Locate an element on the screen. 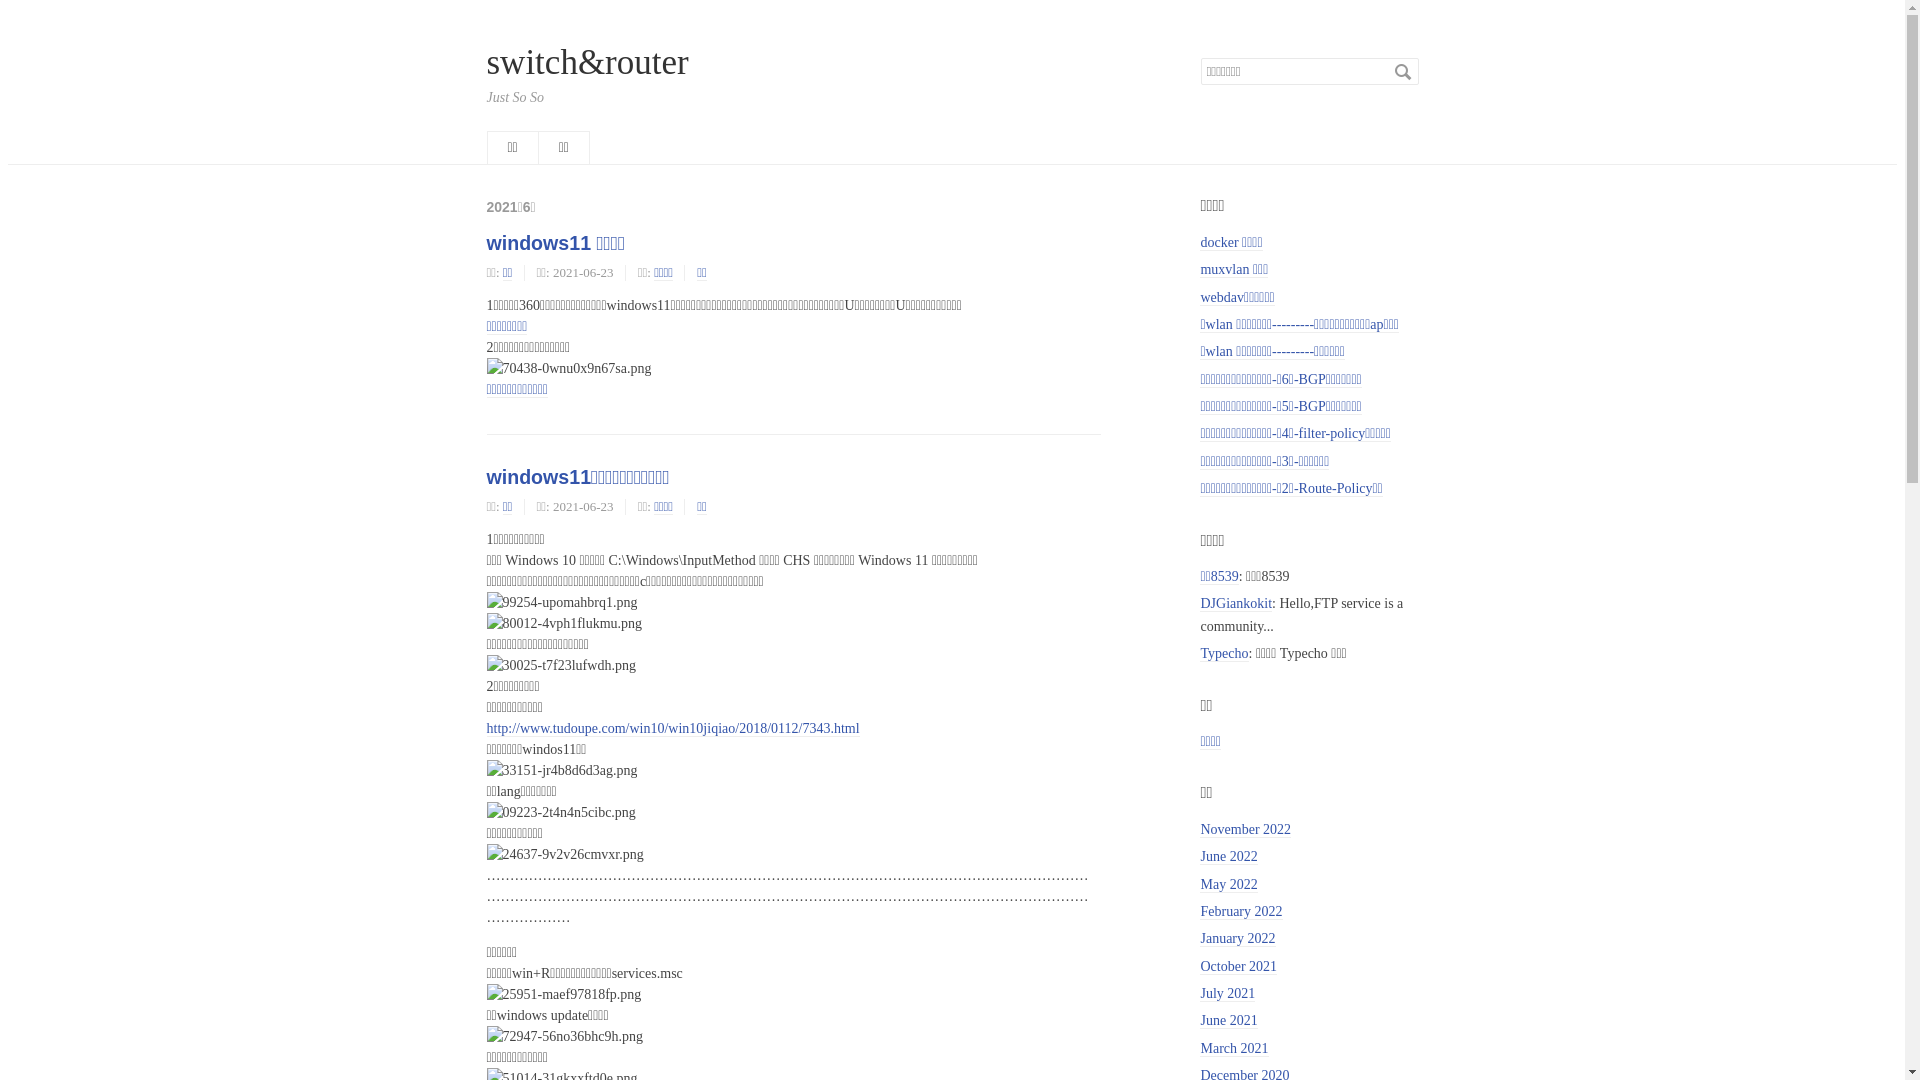 This screenshot has height=1080, width=1920. '25951-maef97818fp.png' is located at coordinates (562, 994).